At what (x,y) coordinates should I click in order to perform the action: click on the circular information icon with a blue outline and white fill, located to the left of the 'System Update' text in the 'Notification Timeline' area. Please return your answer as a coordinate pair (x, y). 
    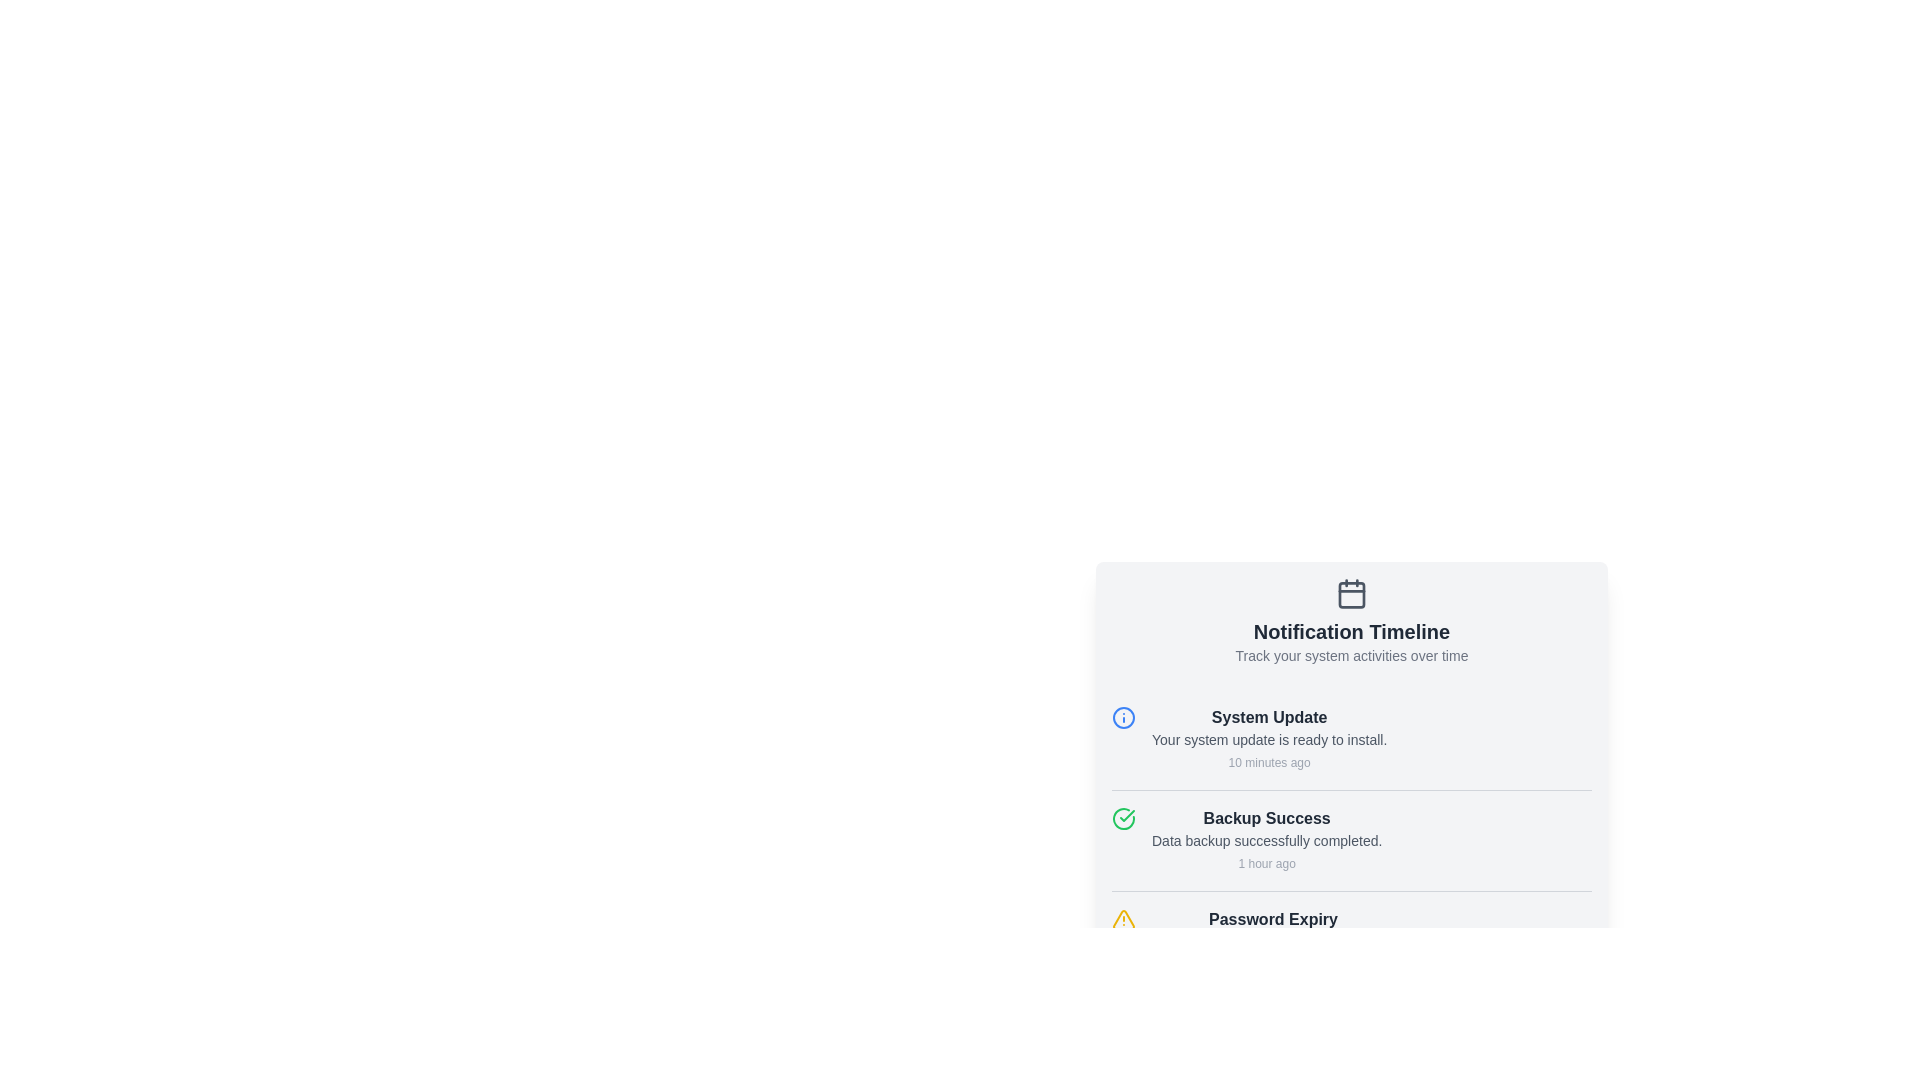
    Looking at the image, I should click on (1123, 716).